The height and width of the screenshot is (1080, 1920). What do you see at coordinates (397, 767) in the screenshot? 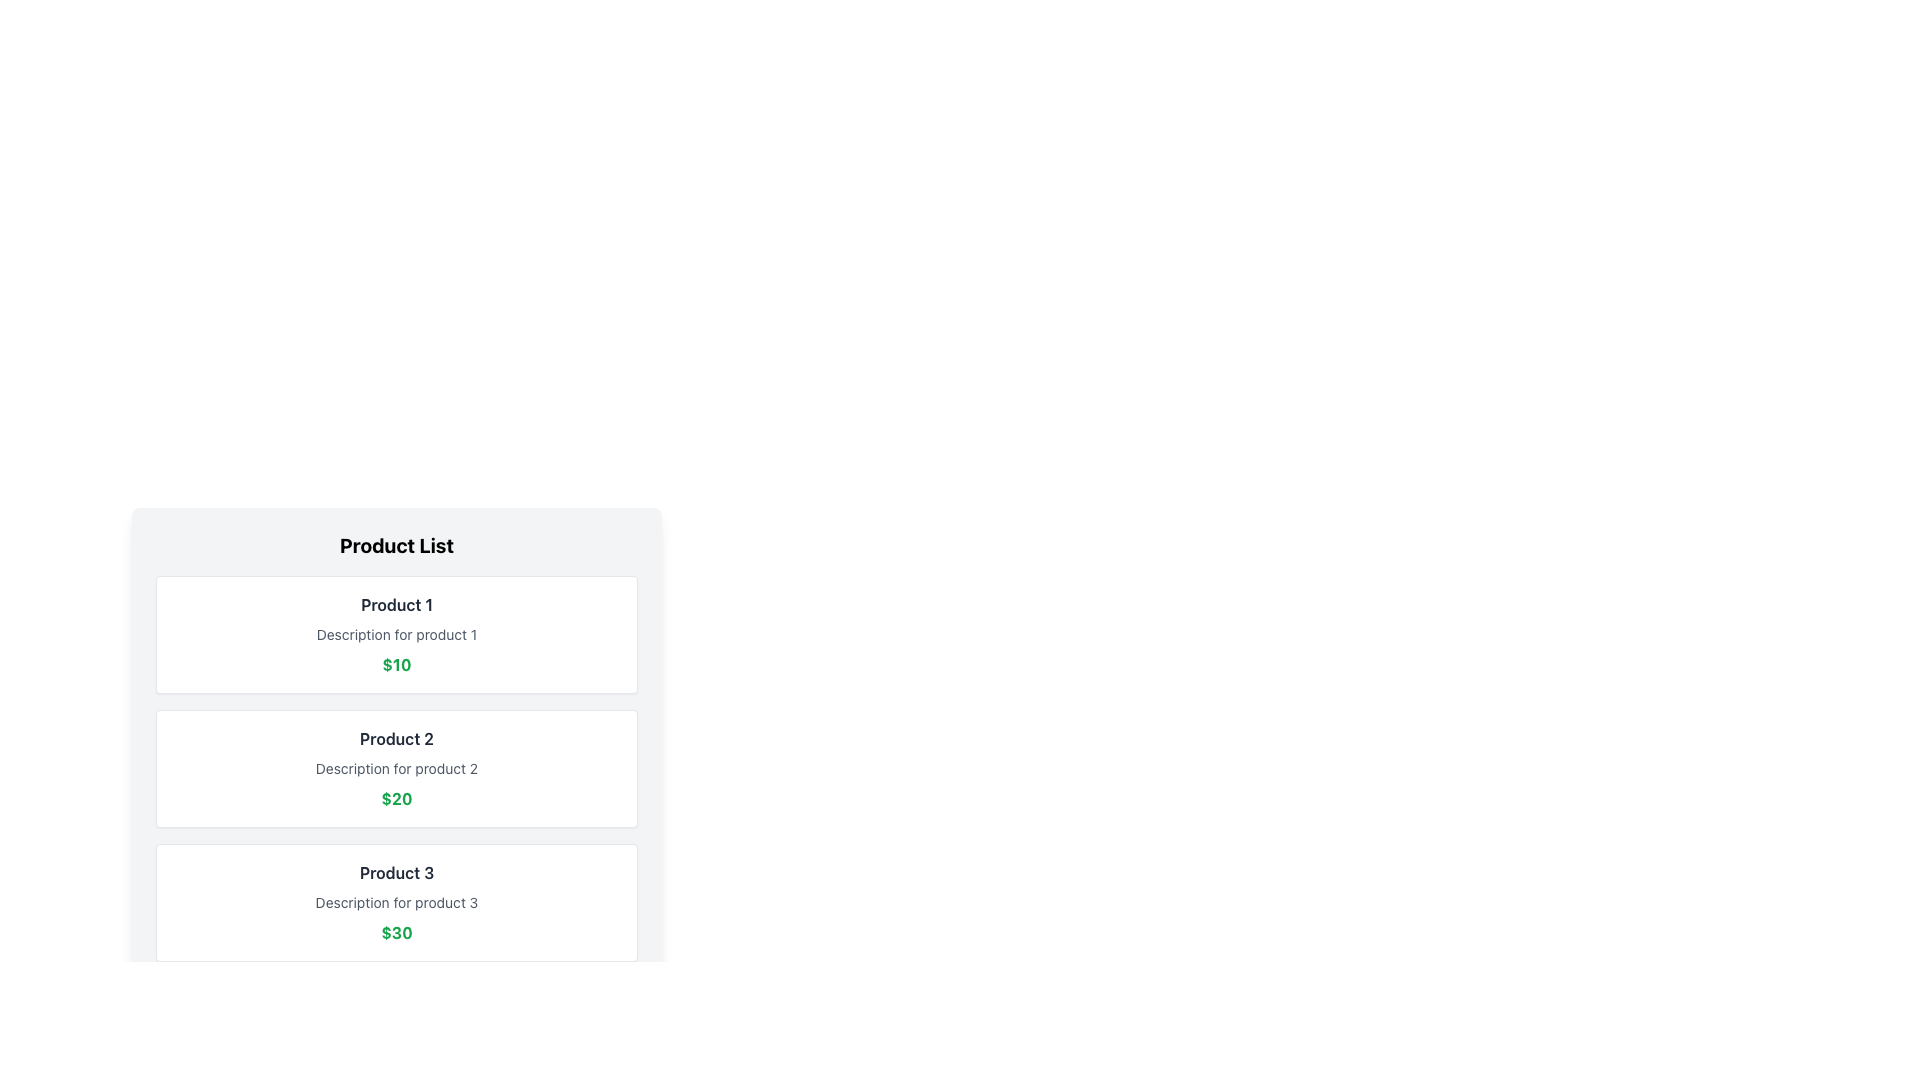
I see `text from the second product card in the product catalog, which displays the product name, description, and price` at bounding box center [397, 767].